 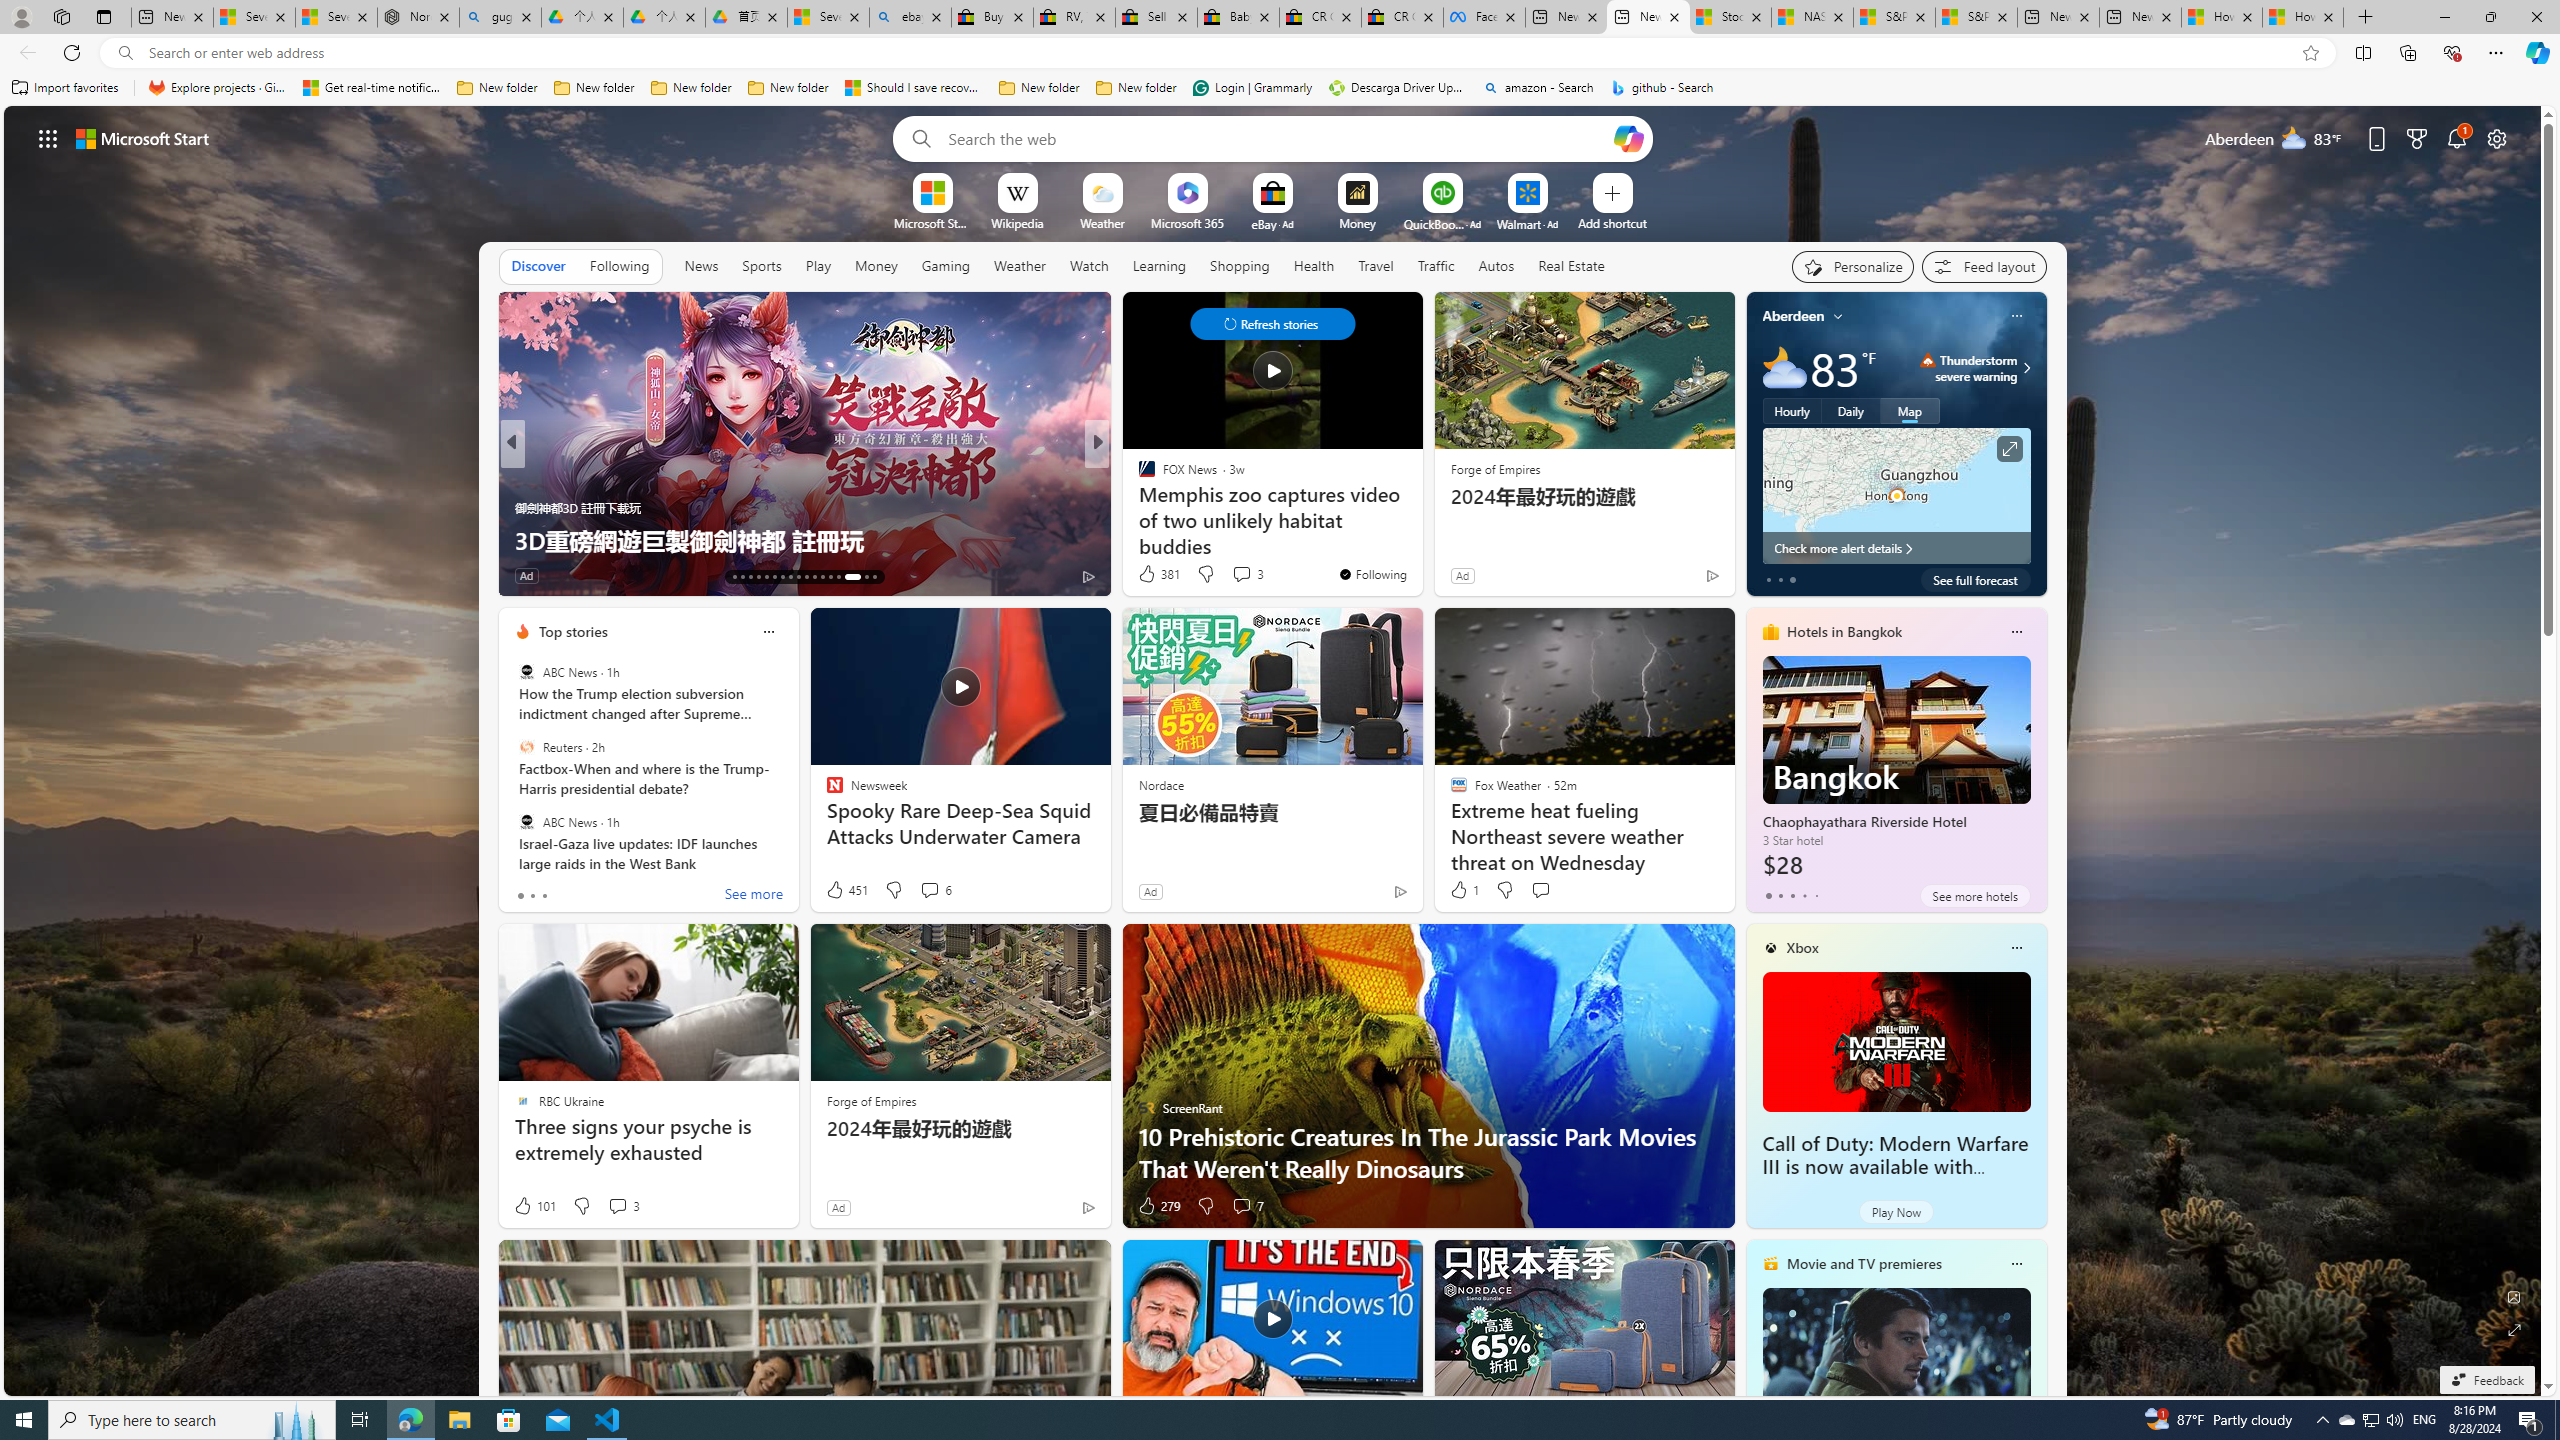 What do you see at coordinates (1895, 547) in the screenshot?
I see `'Check more alert details'` at bounding box center [1895, 547].